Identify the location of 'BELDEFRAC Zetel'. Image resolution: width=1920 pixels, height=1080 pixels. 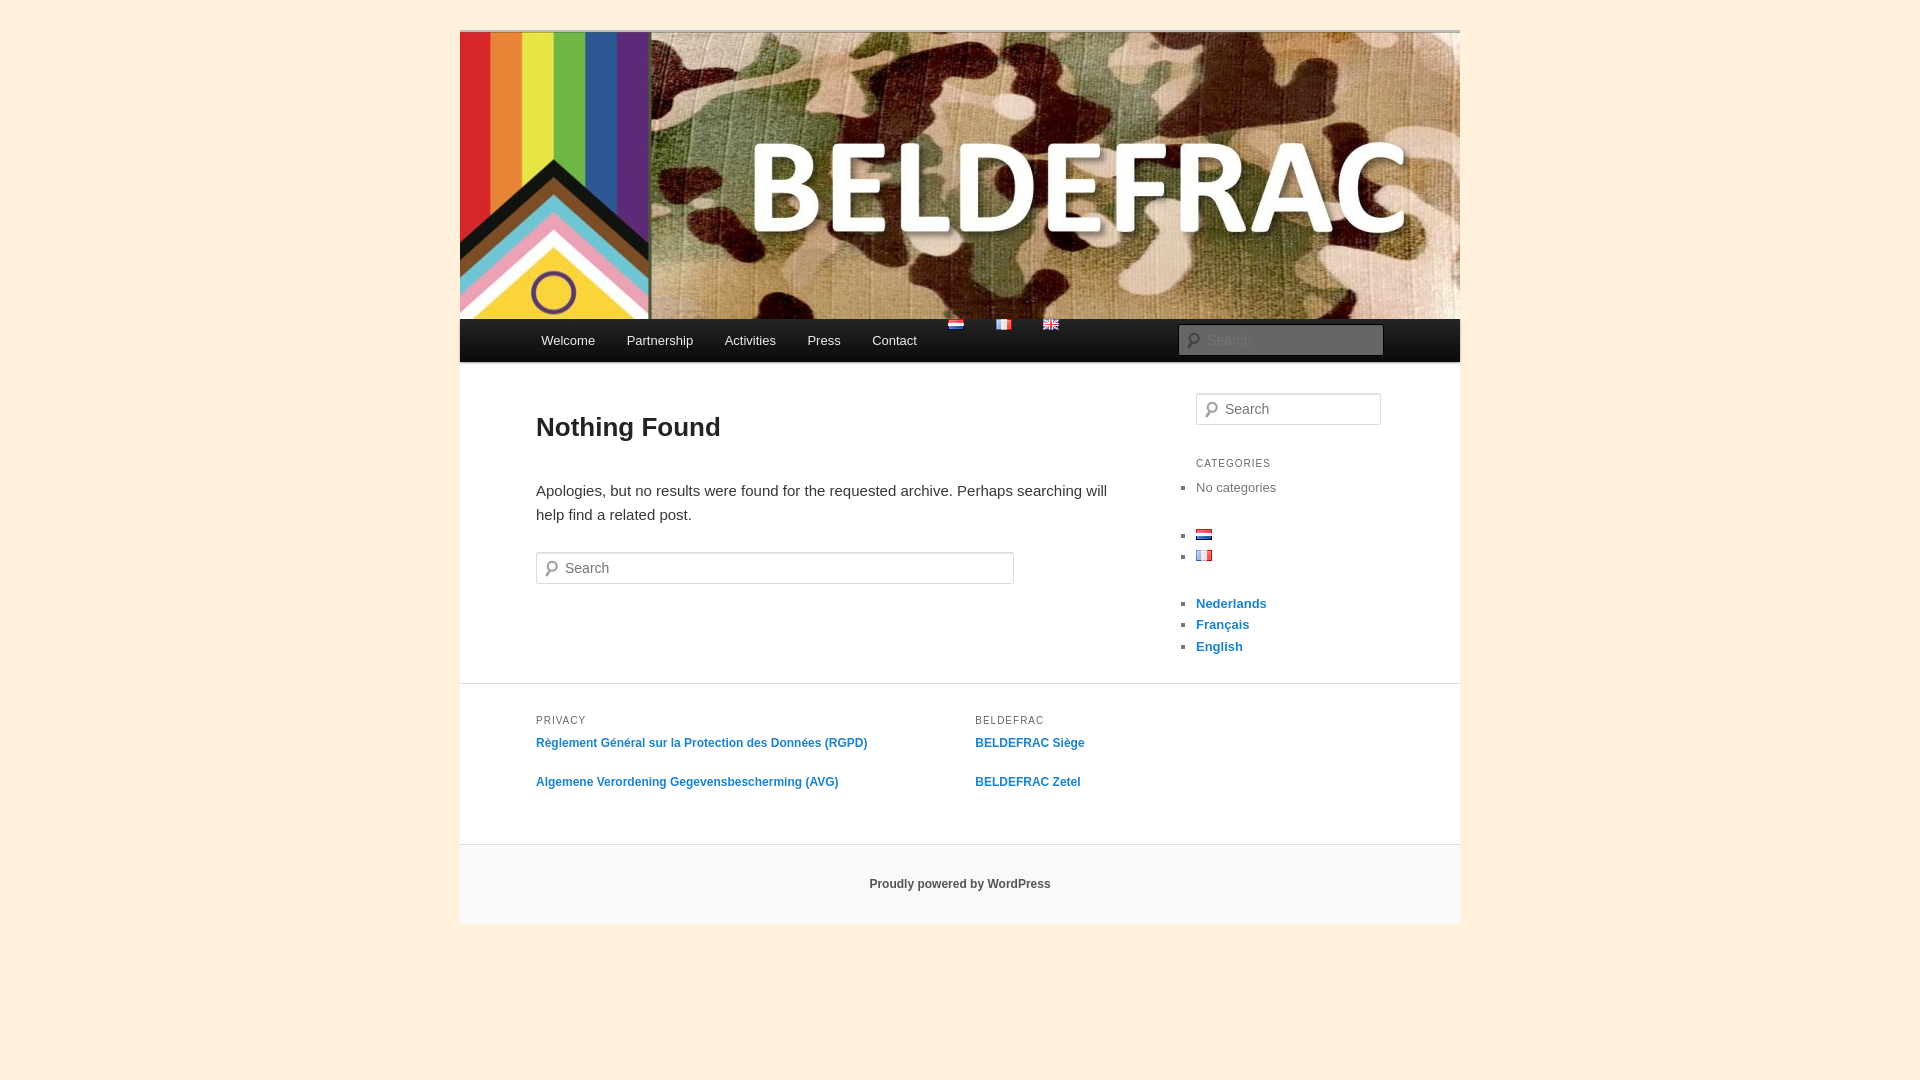
(1027, 781).